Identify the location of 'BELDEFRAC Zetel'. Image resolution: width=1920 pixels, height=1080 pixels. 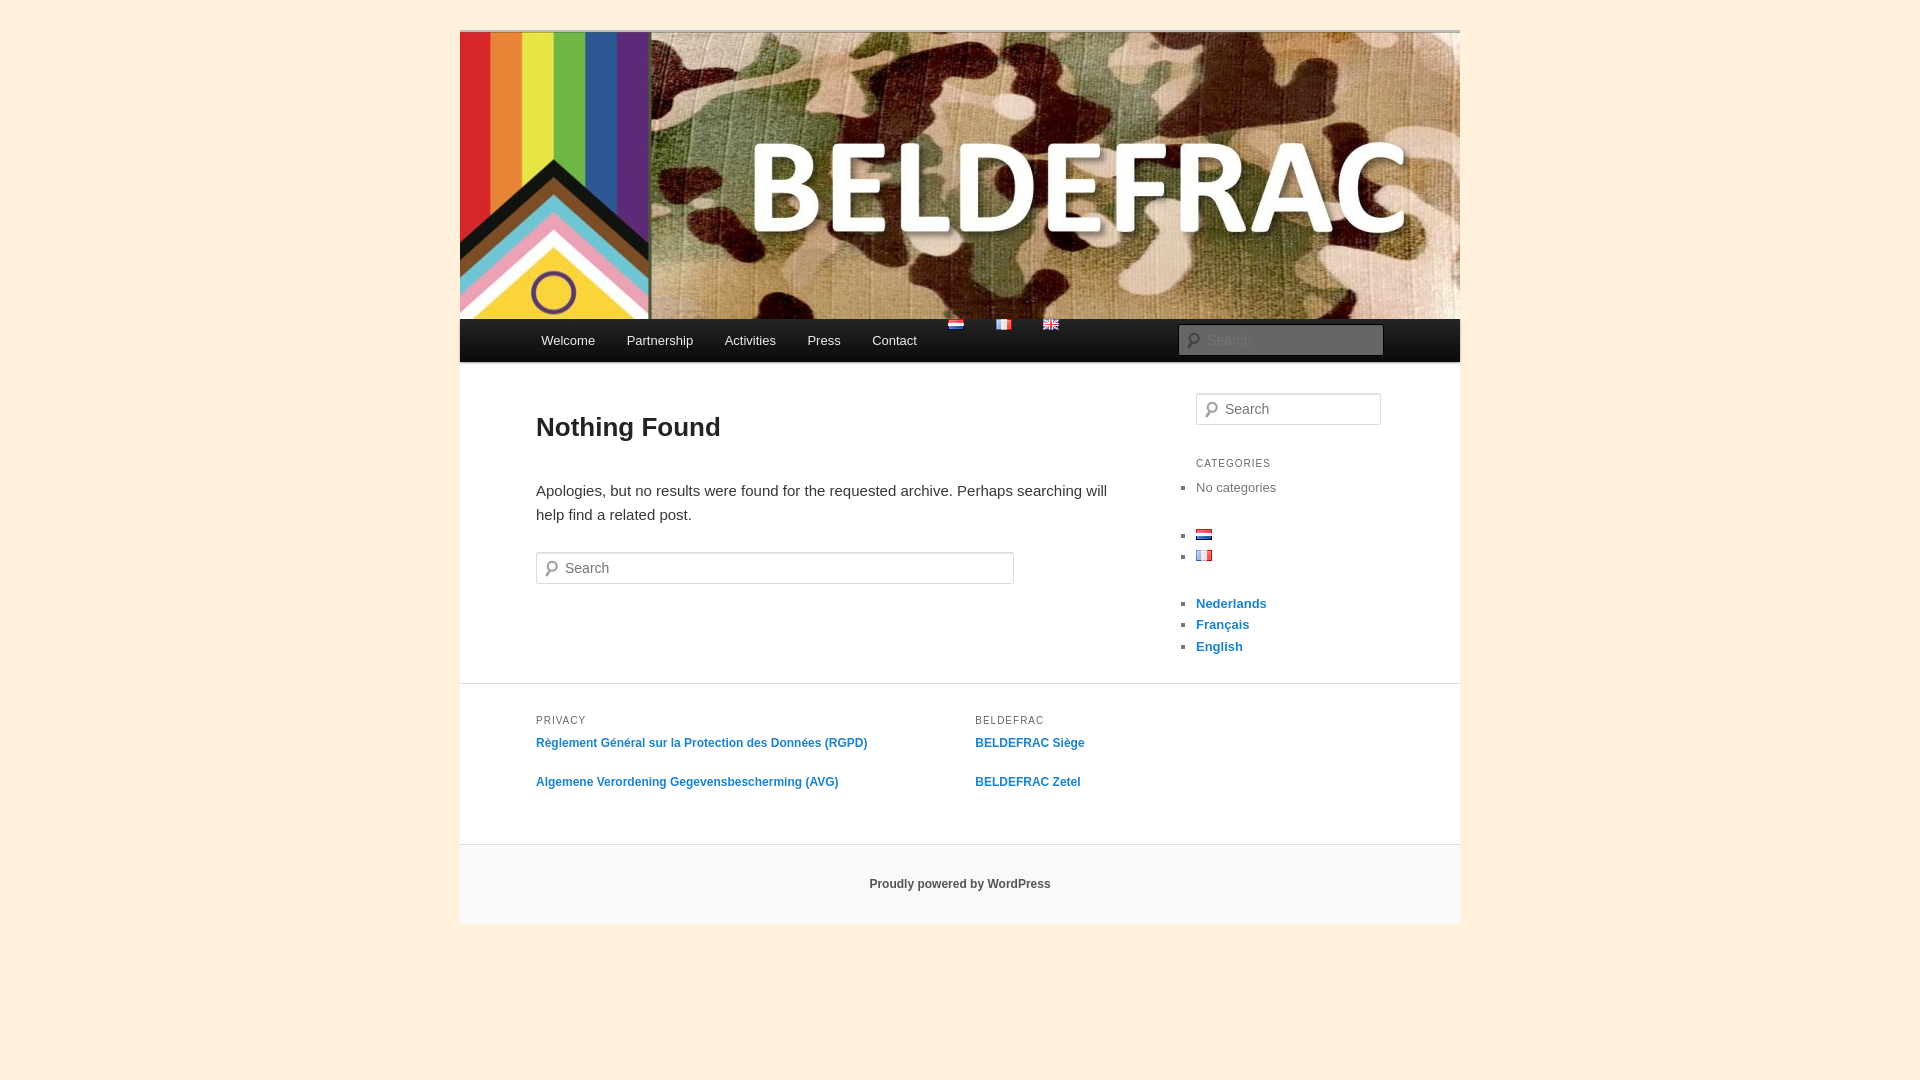
(1027, 781).